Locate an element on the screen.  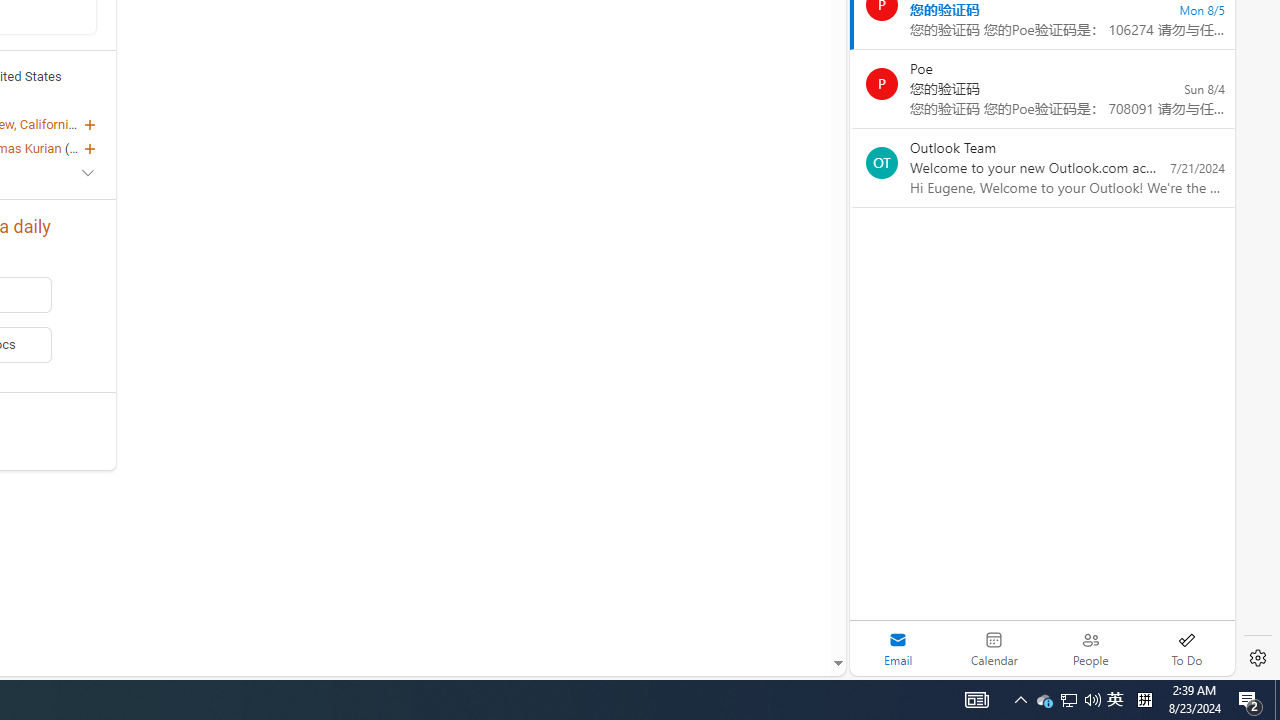
'Calendar. Date today is 22' is located at coordinates (994, 648).